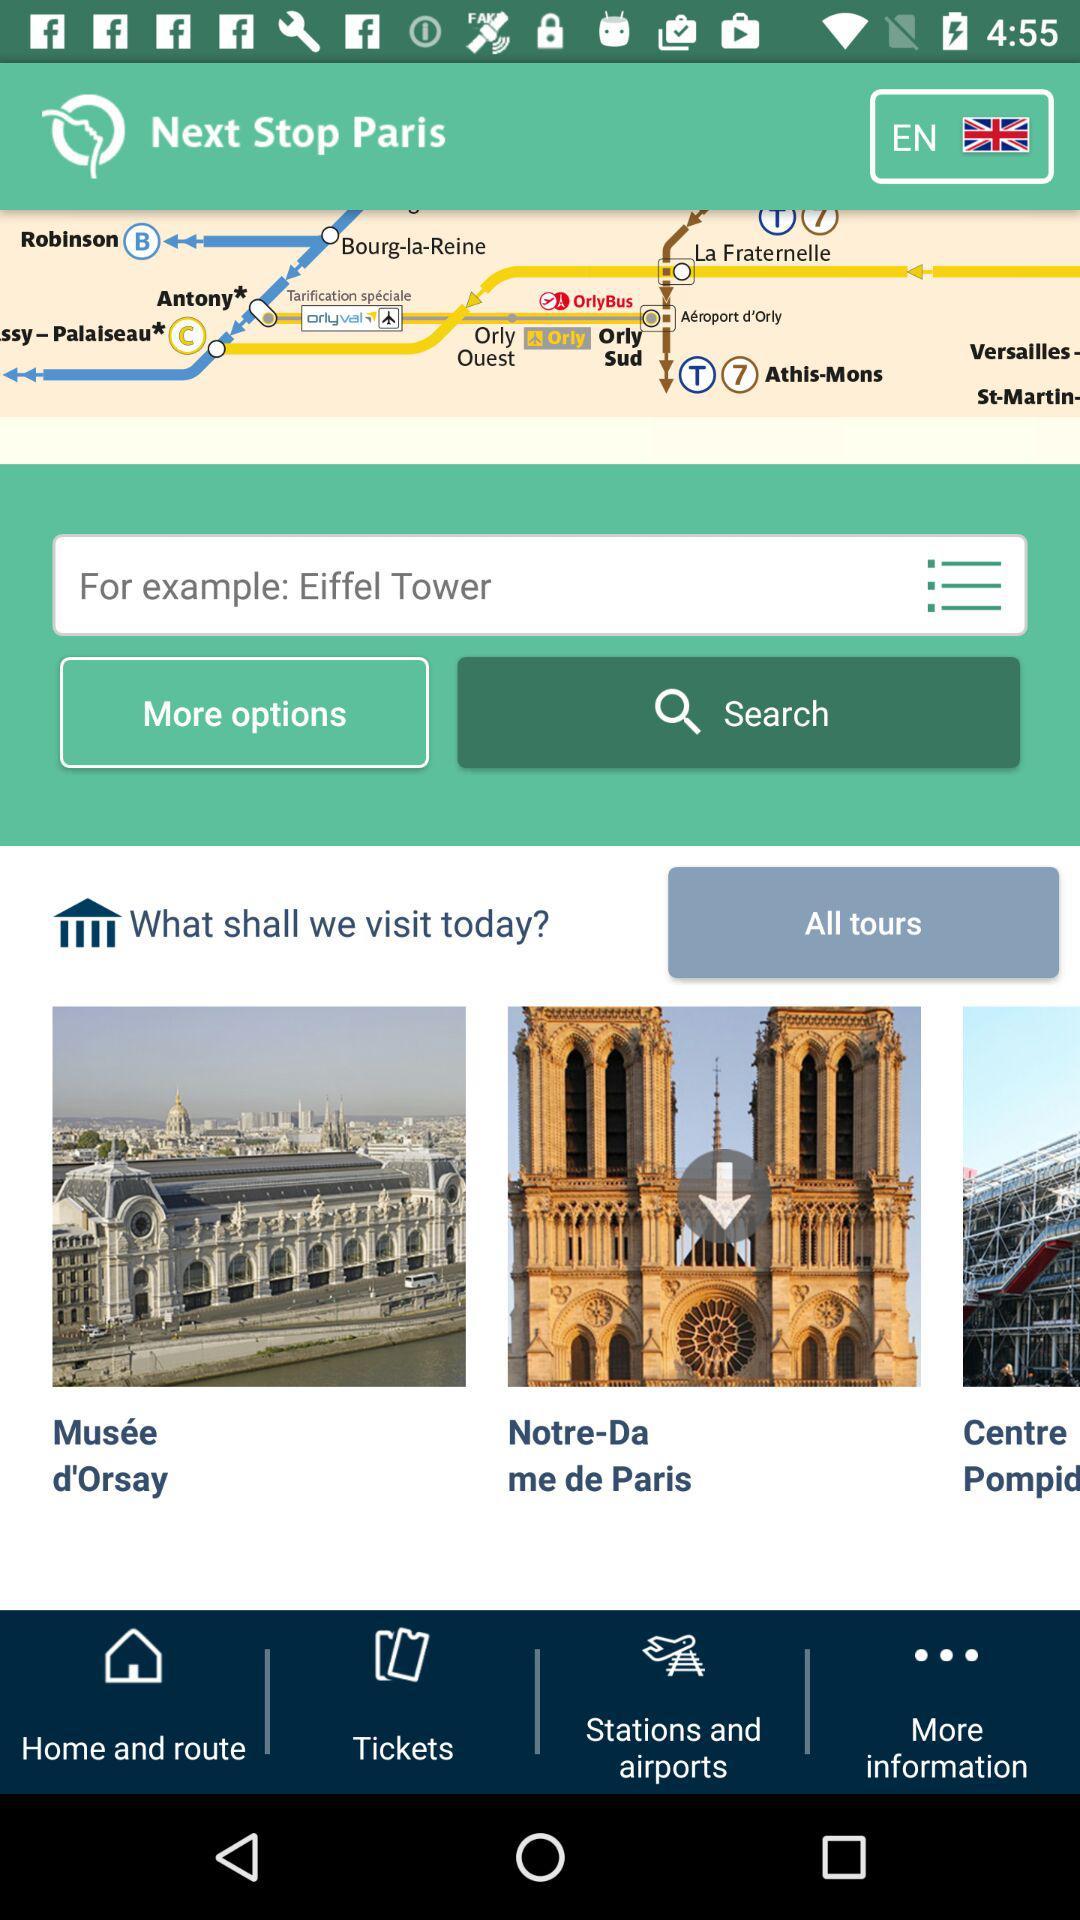 The height and width of the screenshot is (1920, 1080). What do you see at coordinates (963, 584) in the screenshot?
I see `the list icon` at bounding box center [963, 584].